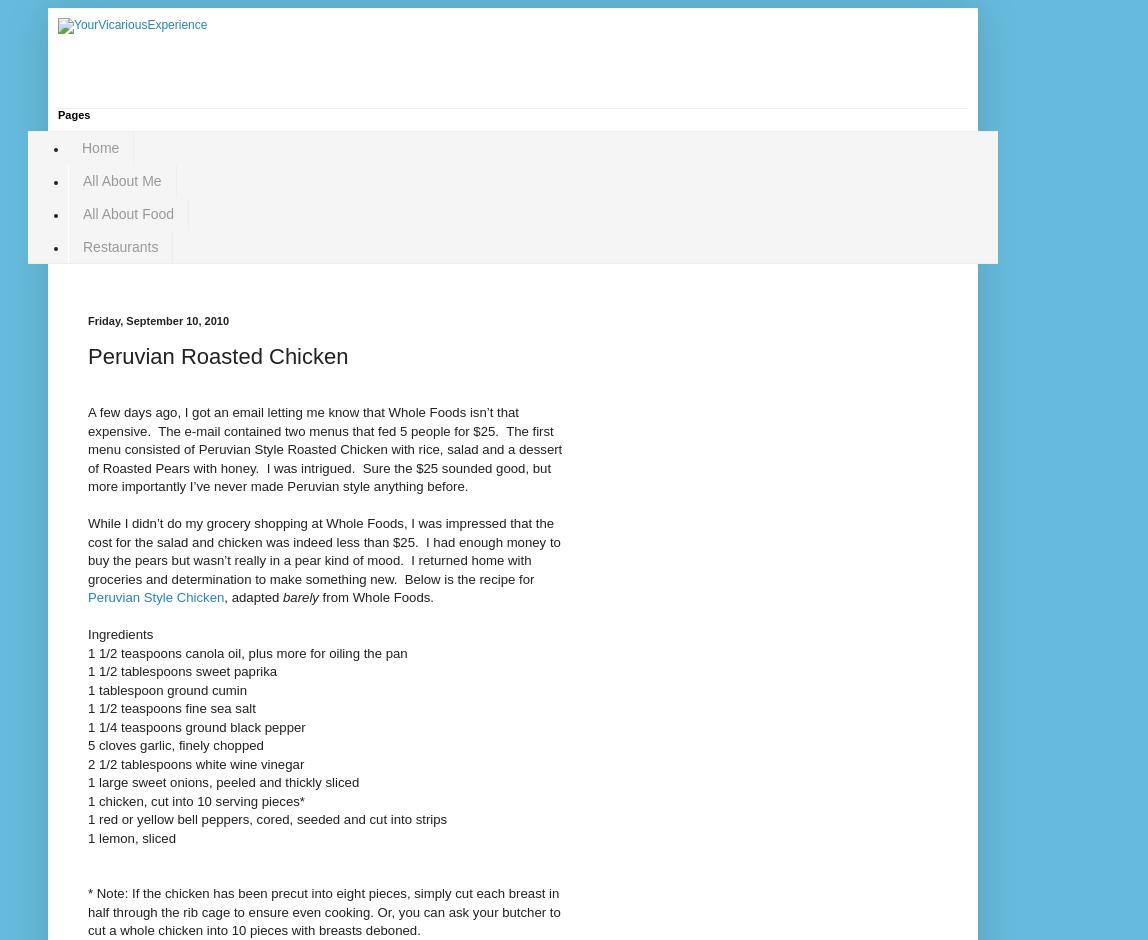 The height and width of the screenshot is (940, 1148). I want to click on '1 large sweet onions, peeled and thickly sliced', so click(222, 781).